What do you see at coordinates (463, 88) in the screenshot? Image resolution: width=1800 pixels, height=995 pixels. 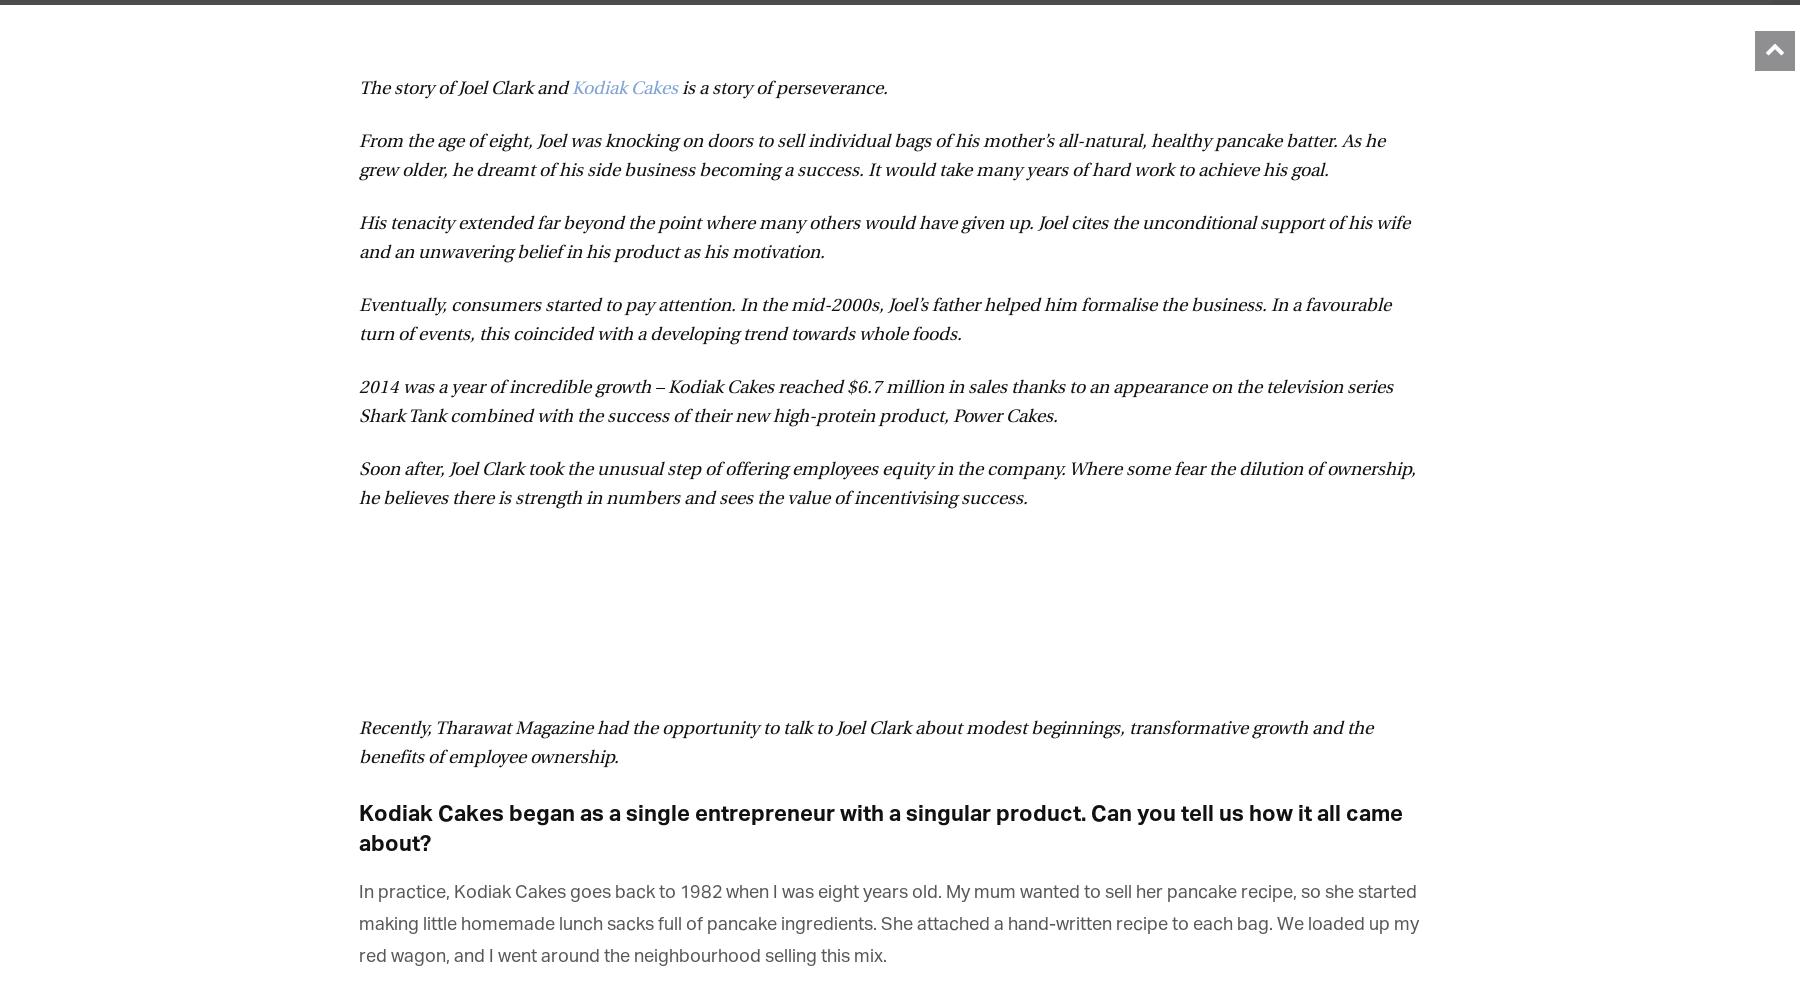 I see `'The story of Joel Clark and'` at bounding box center [463, 88].